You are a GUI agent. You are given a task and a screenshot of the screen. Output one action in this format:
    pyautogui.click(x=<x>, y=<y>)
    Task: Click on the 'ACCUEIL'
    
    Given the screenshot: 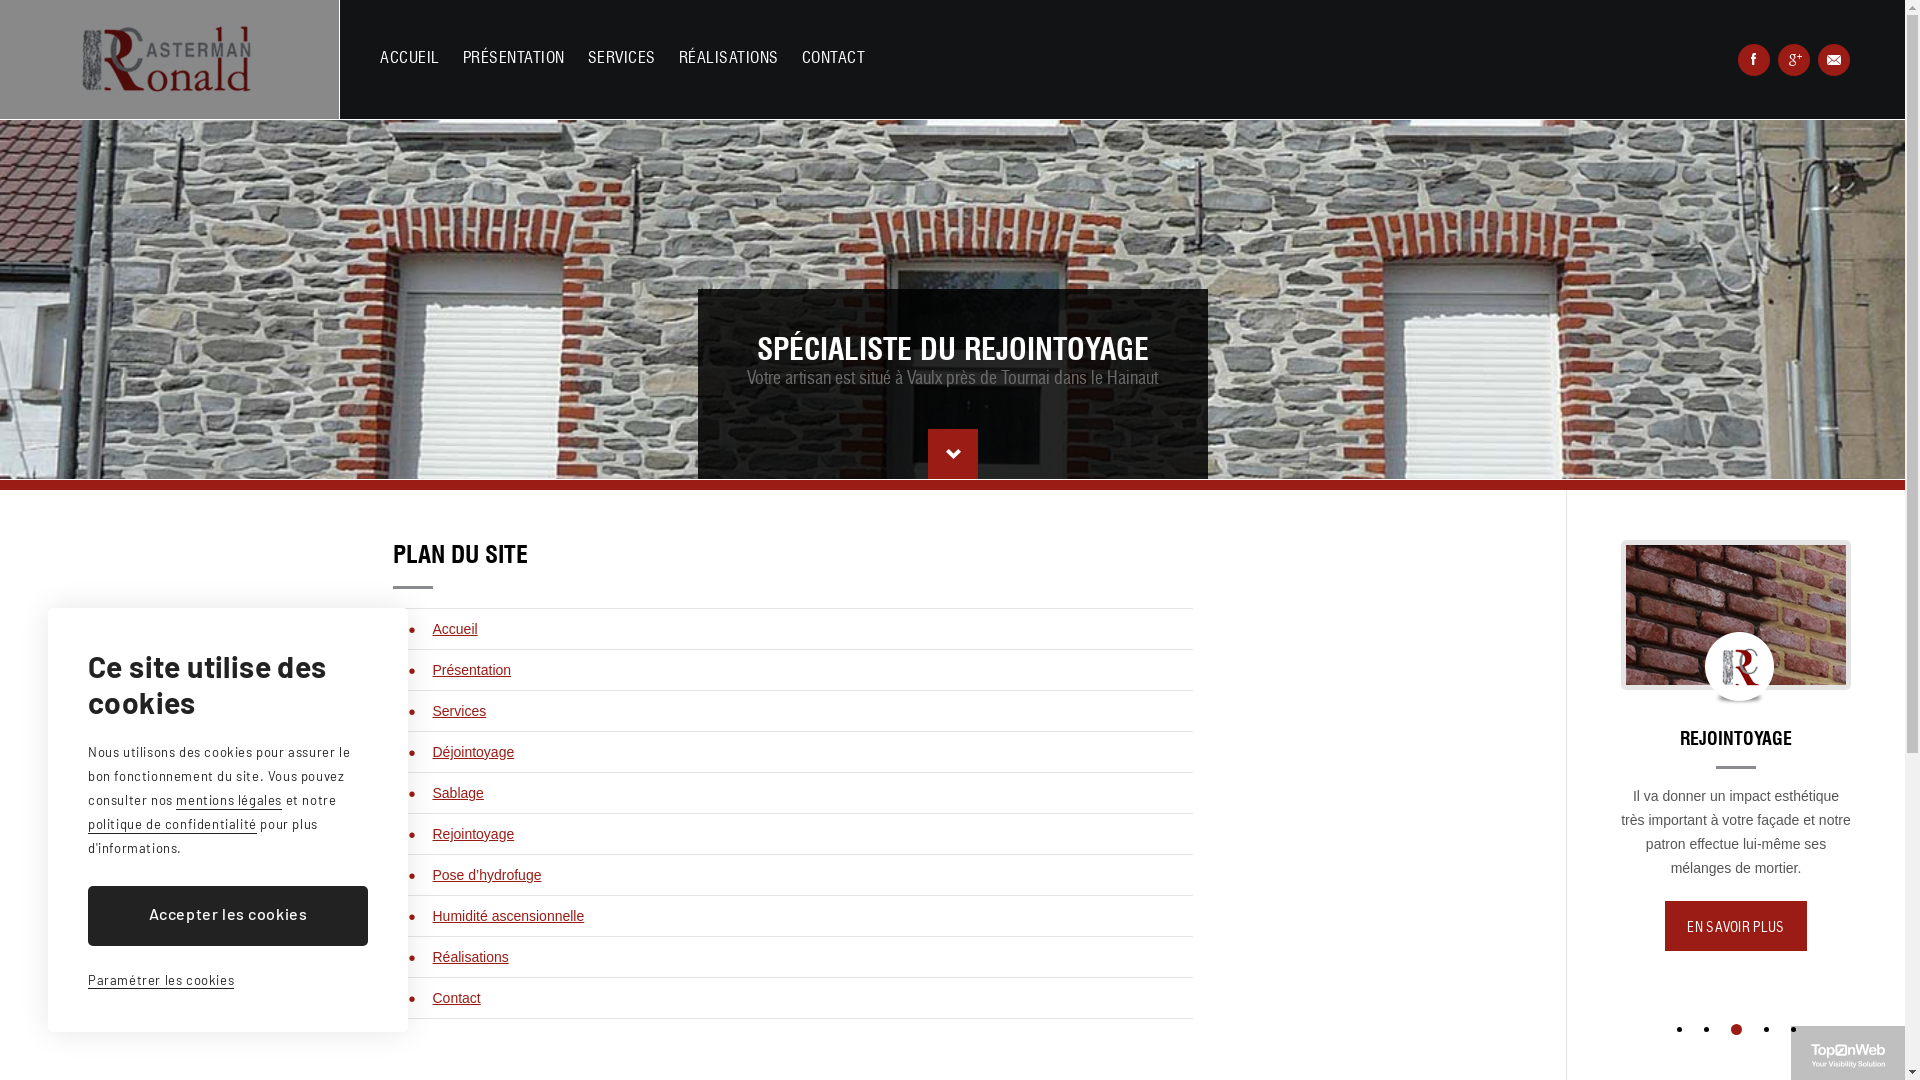 What is the action you would take?
    pyautogui.click(x=408, y=57)
    